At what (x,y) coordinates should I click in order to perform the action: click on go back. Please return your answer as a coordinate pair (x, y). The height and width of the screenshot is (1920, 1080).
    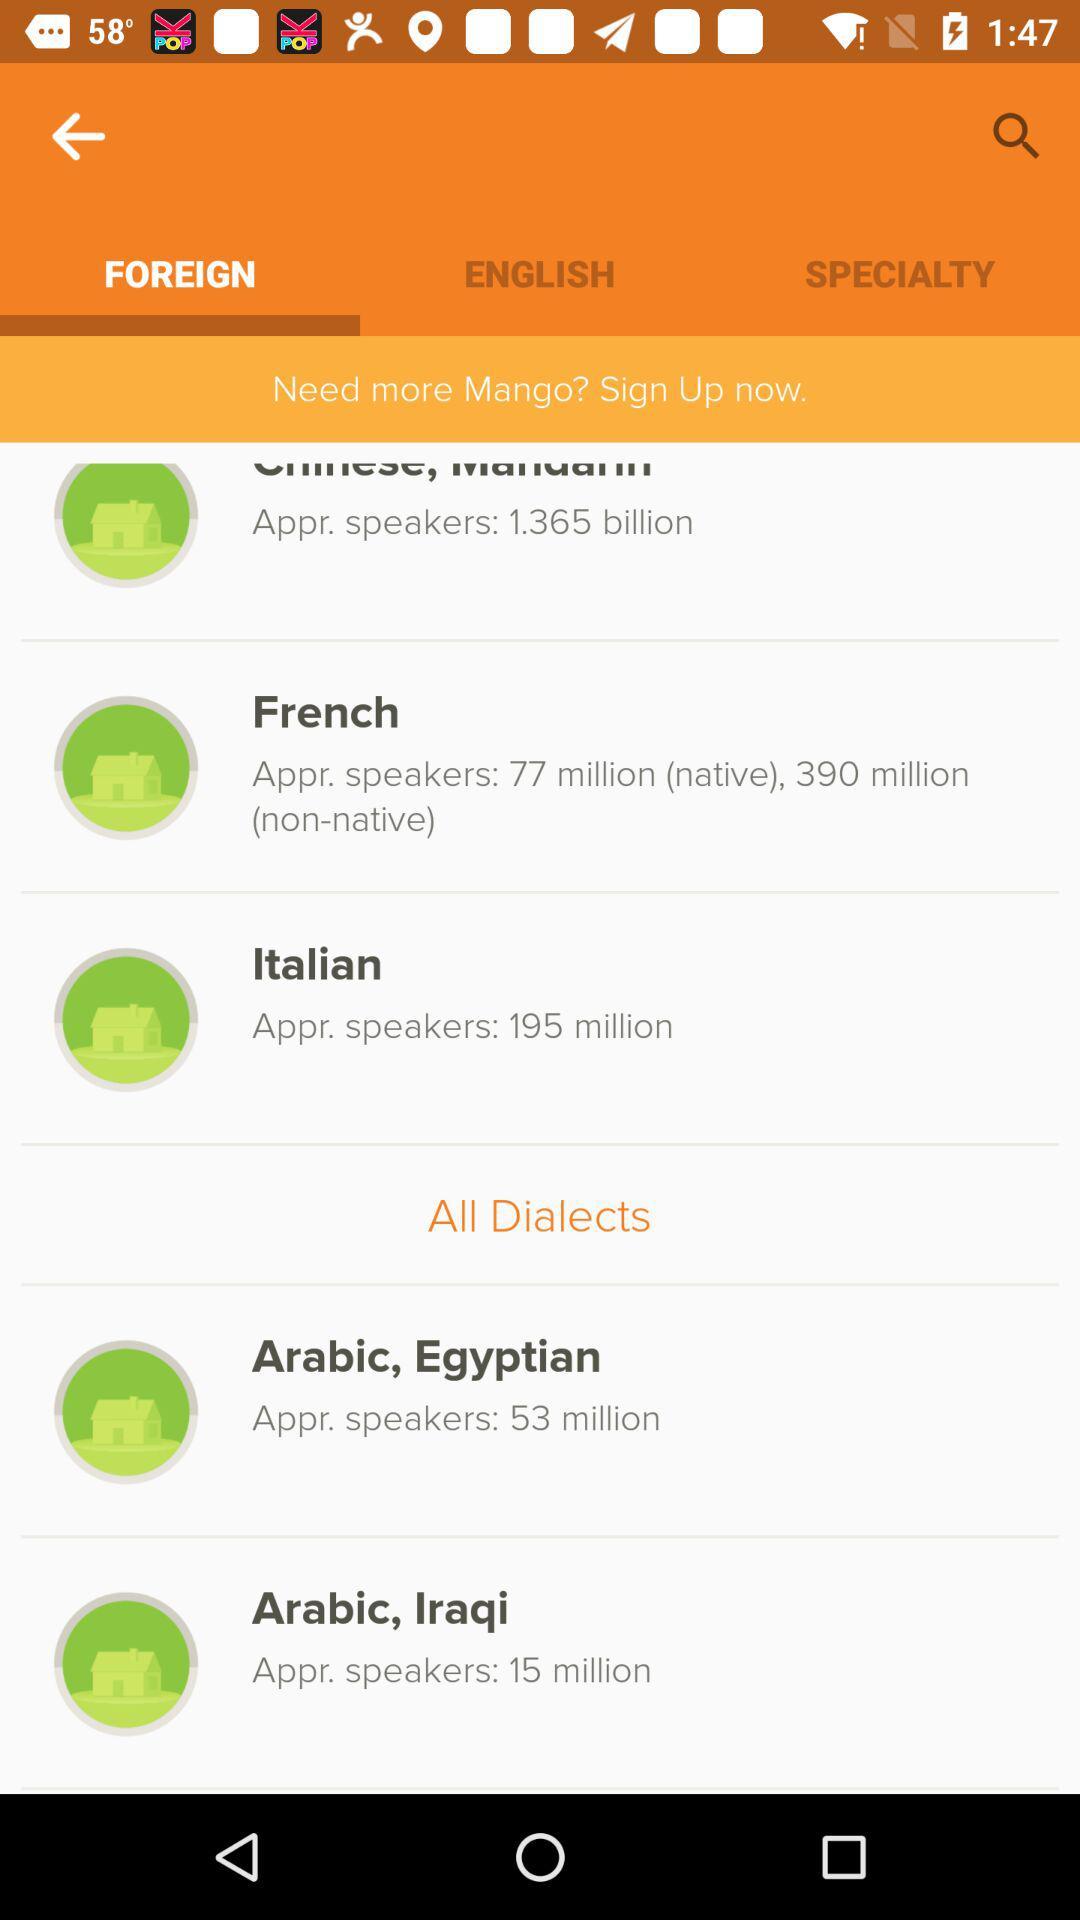
    Looking at the image, I should click on (77, 135).